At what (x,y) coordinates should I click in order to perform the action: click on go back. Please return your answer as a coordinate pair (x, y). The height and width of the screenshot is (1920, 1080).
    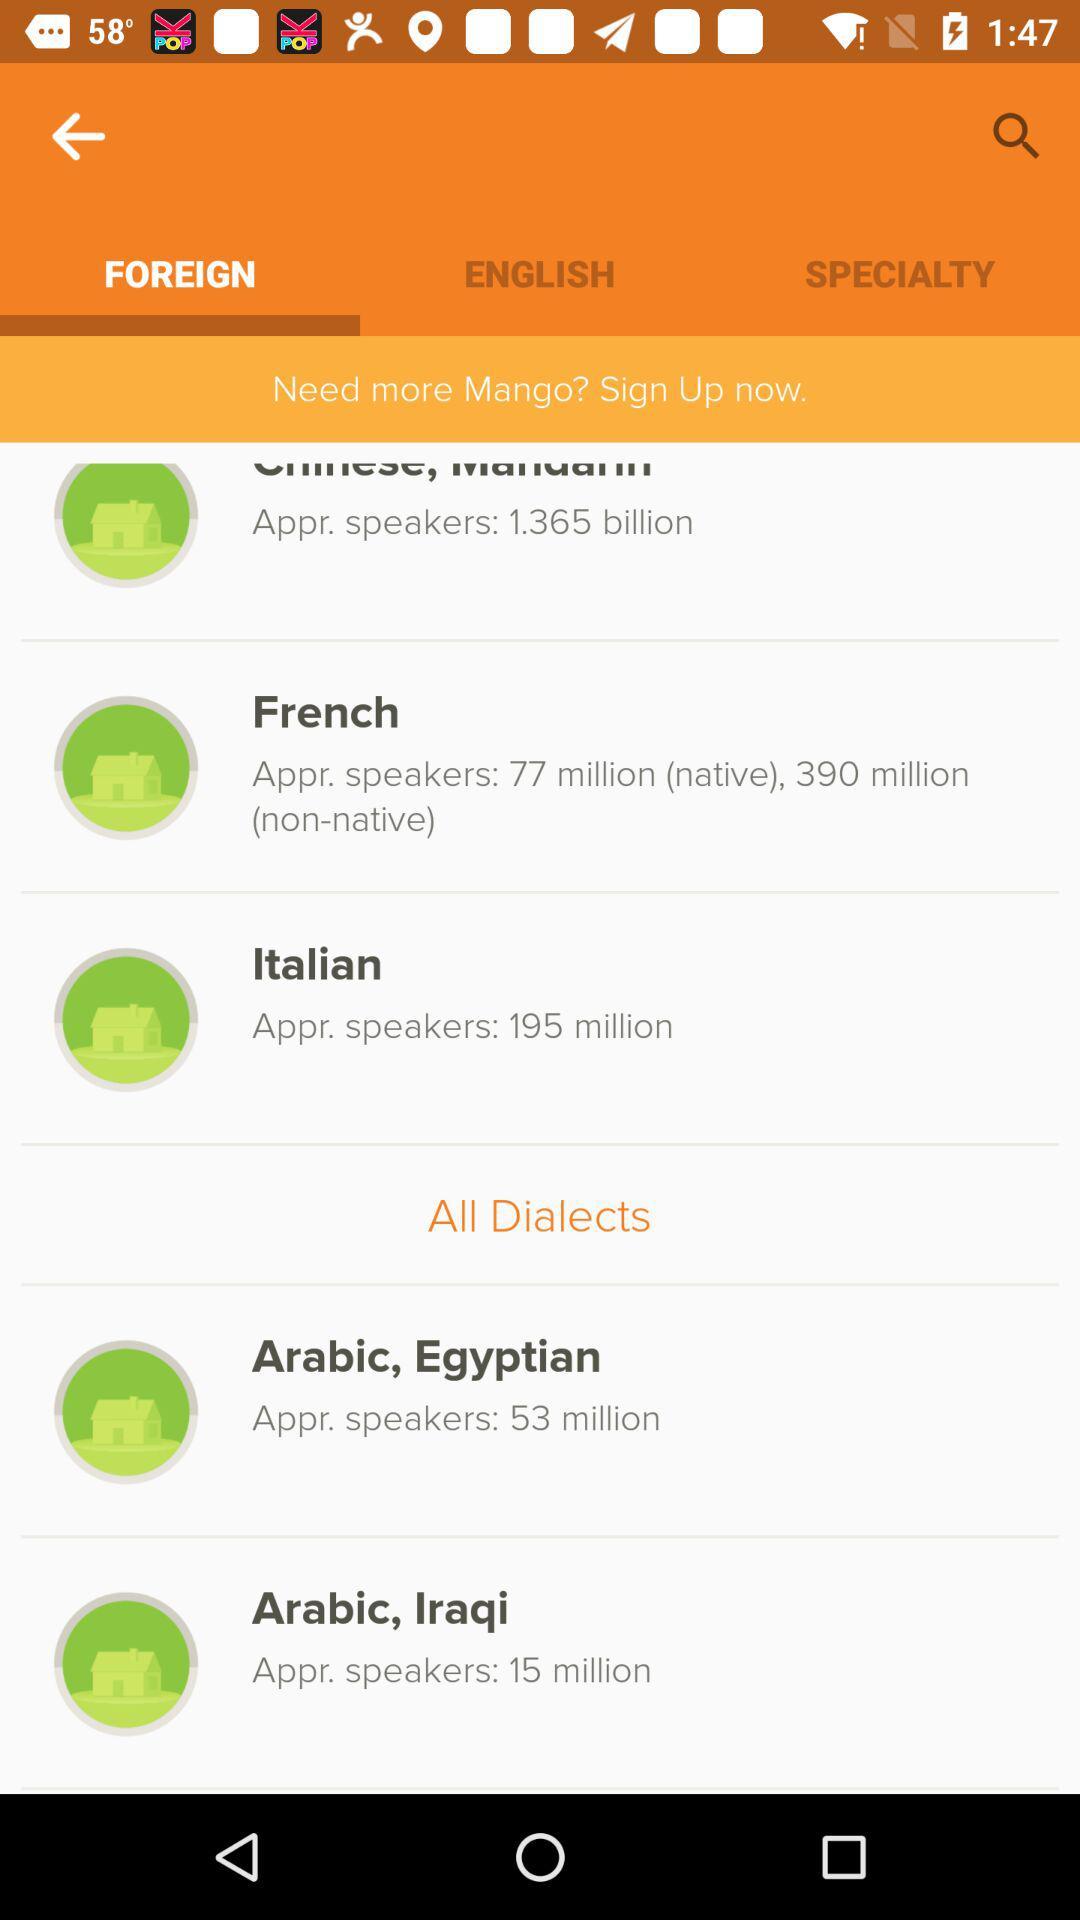
    Looking at the image, I should click on (77, 135).